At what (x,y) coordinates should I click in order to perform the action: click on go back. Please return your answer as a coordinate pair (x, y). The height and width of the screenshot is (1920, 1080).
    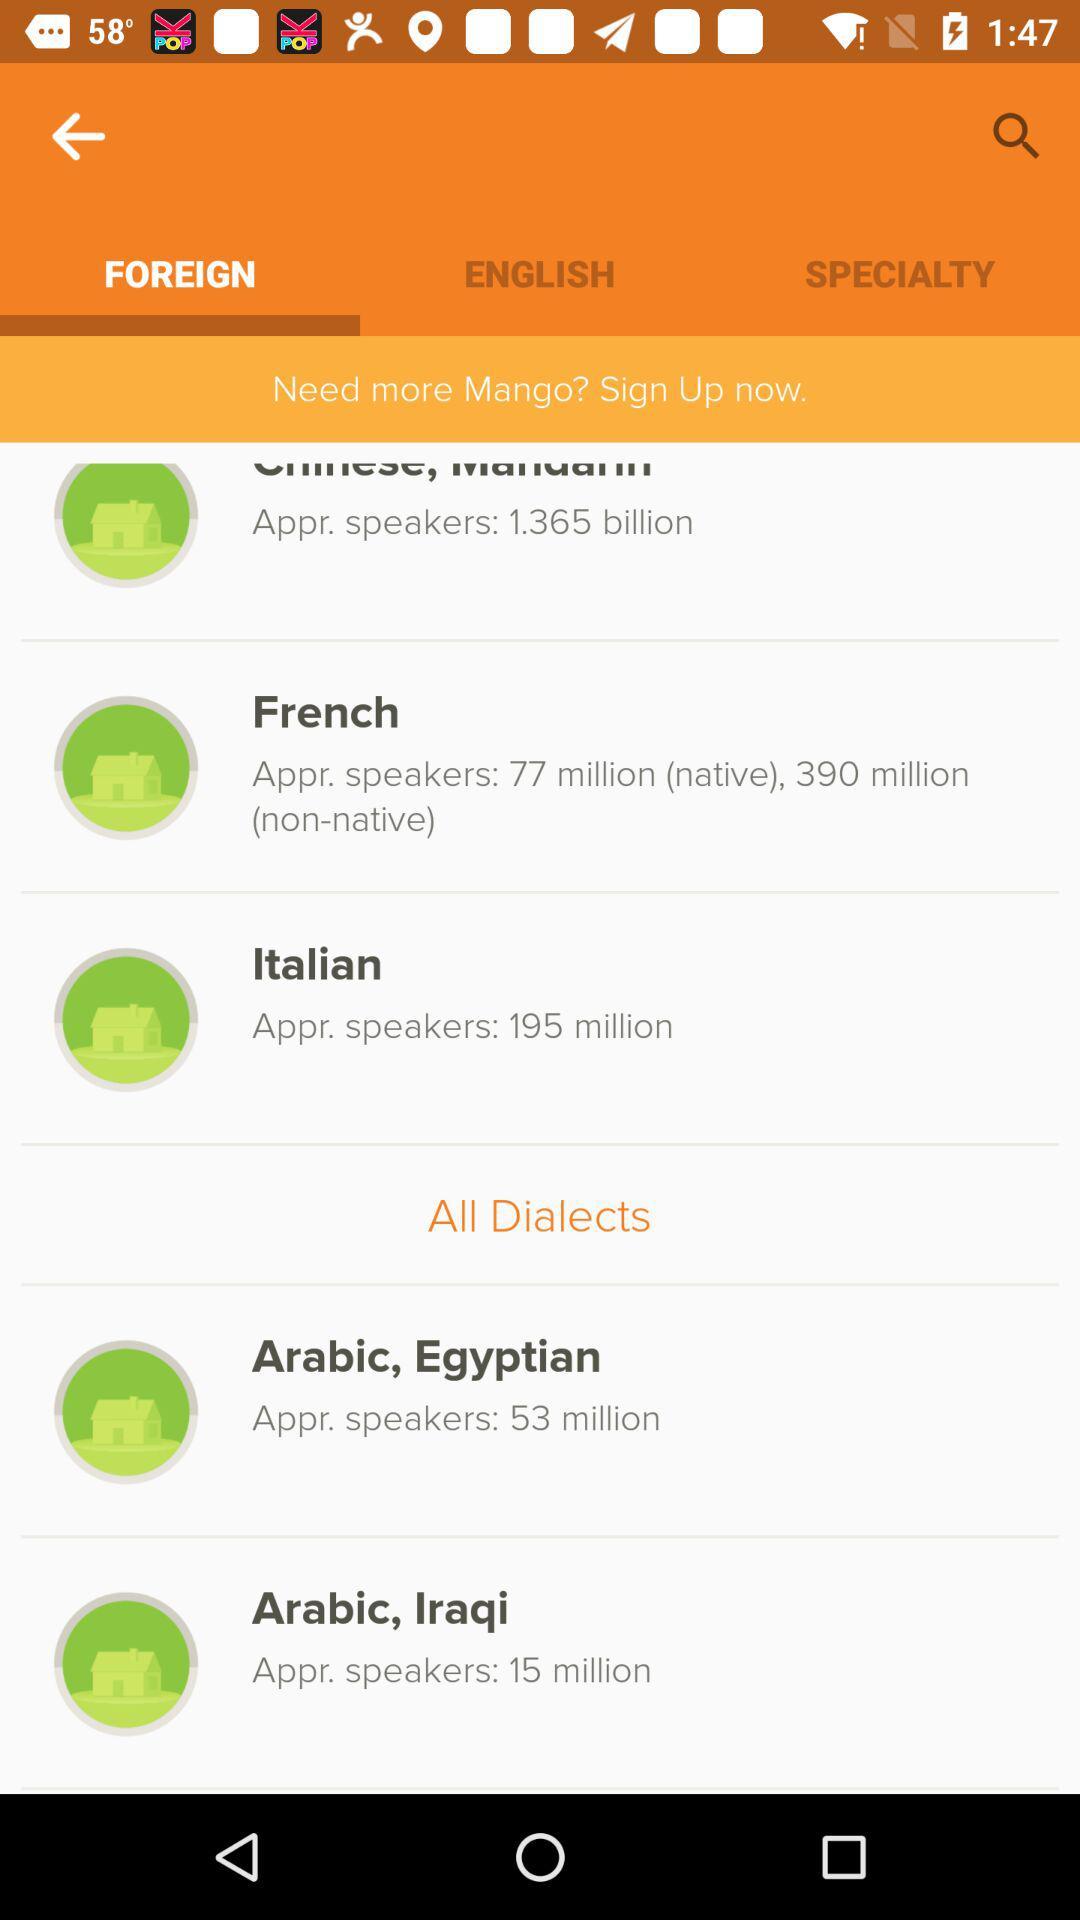
    Looking at the image, I should click on (77, 135).